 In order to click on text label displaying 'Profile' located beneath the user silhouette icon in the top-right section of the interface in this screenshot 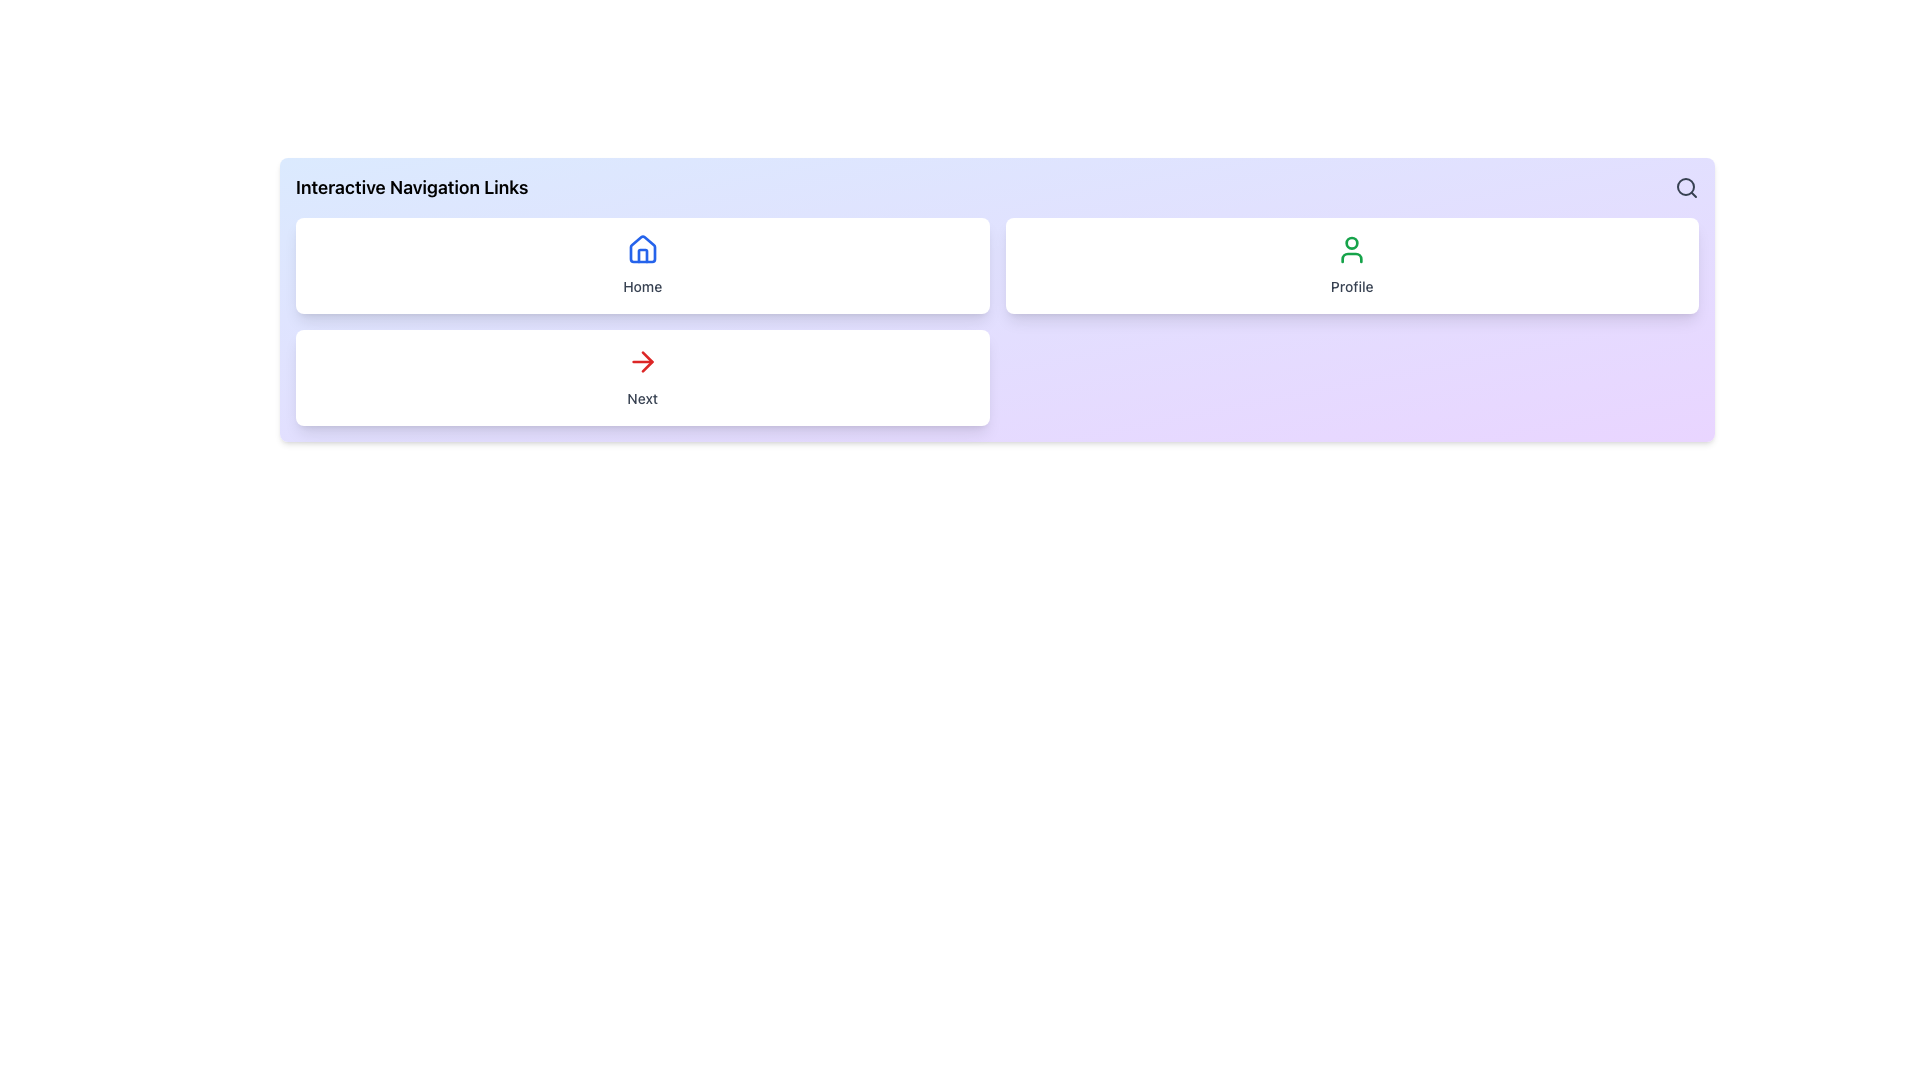, I will do `click(1352, 286)`.